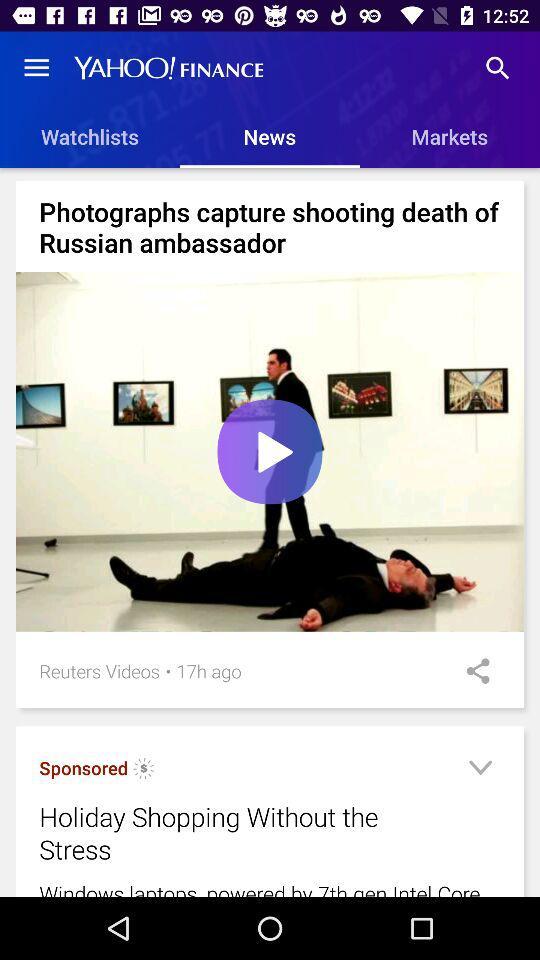  I want to click on menu option, so click(479, 770).